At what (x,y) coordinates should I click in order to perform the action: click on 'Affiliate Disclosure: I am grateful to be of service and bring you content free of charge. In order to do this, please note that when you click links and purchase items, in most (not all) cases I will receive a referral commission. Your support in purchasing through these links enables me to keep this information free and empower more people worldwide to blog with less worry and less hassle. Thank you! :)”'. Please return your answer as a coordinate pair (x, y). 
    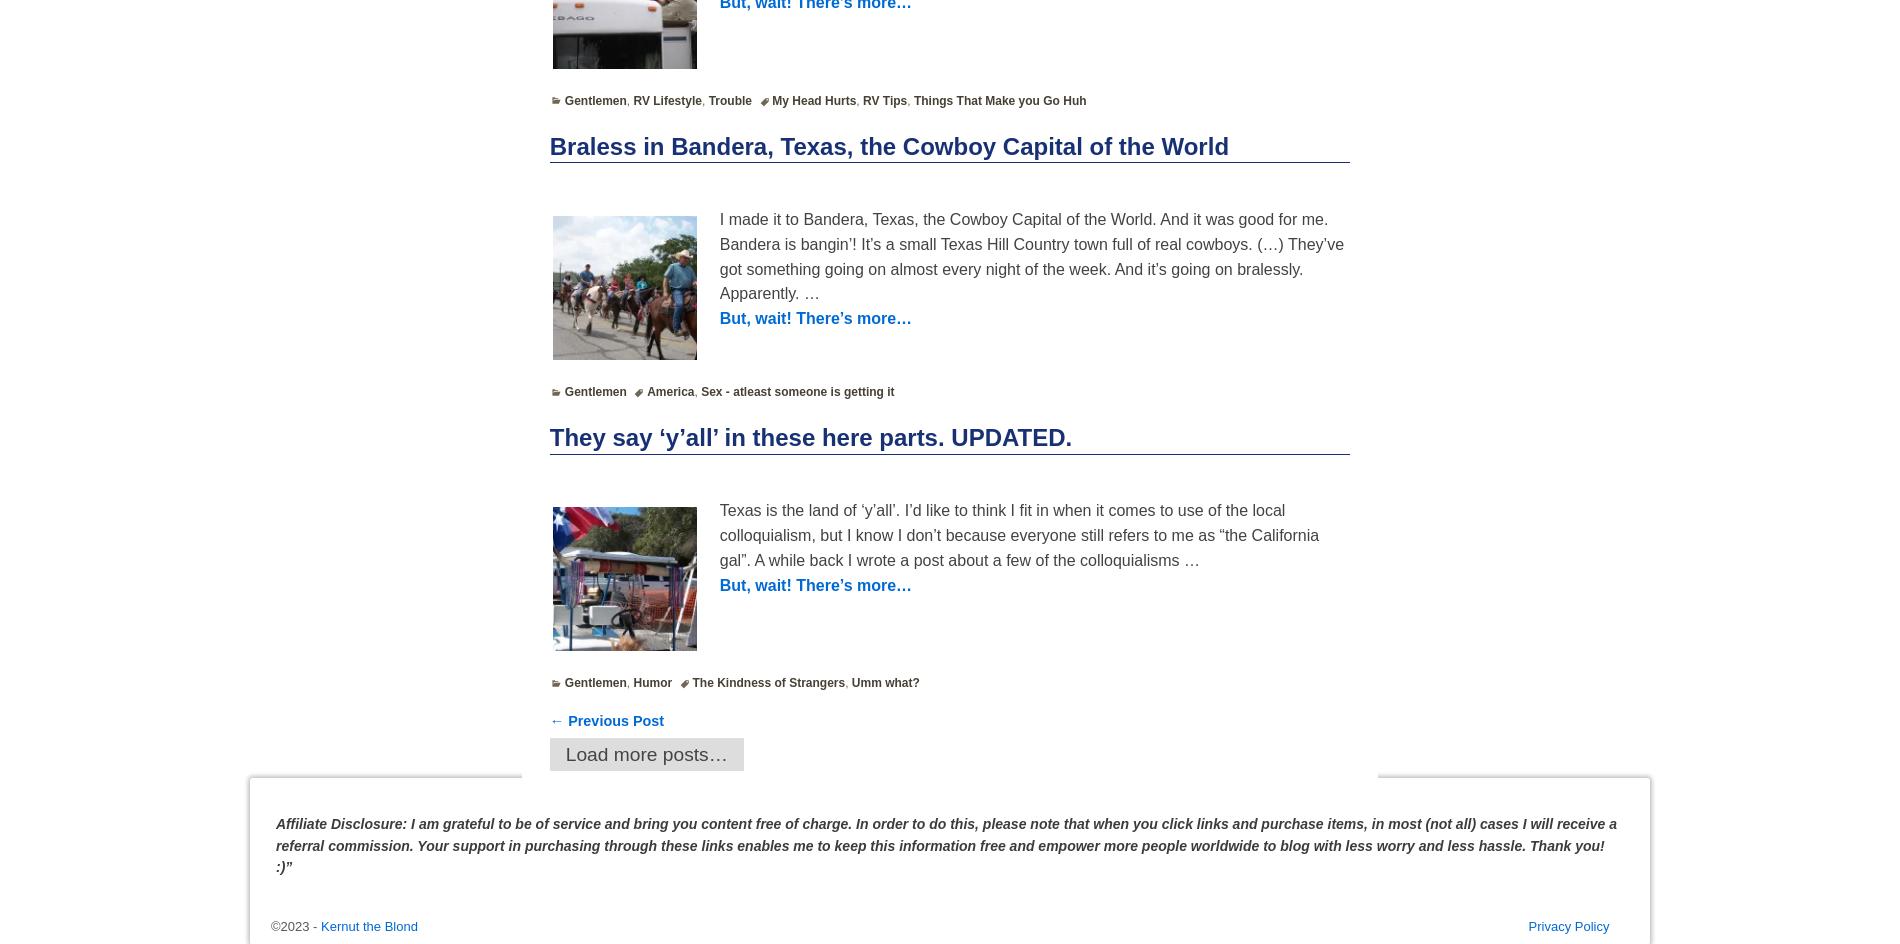
    Looking at the image, I should click on (945, 844).